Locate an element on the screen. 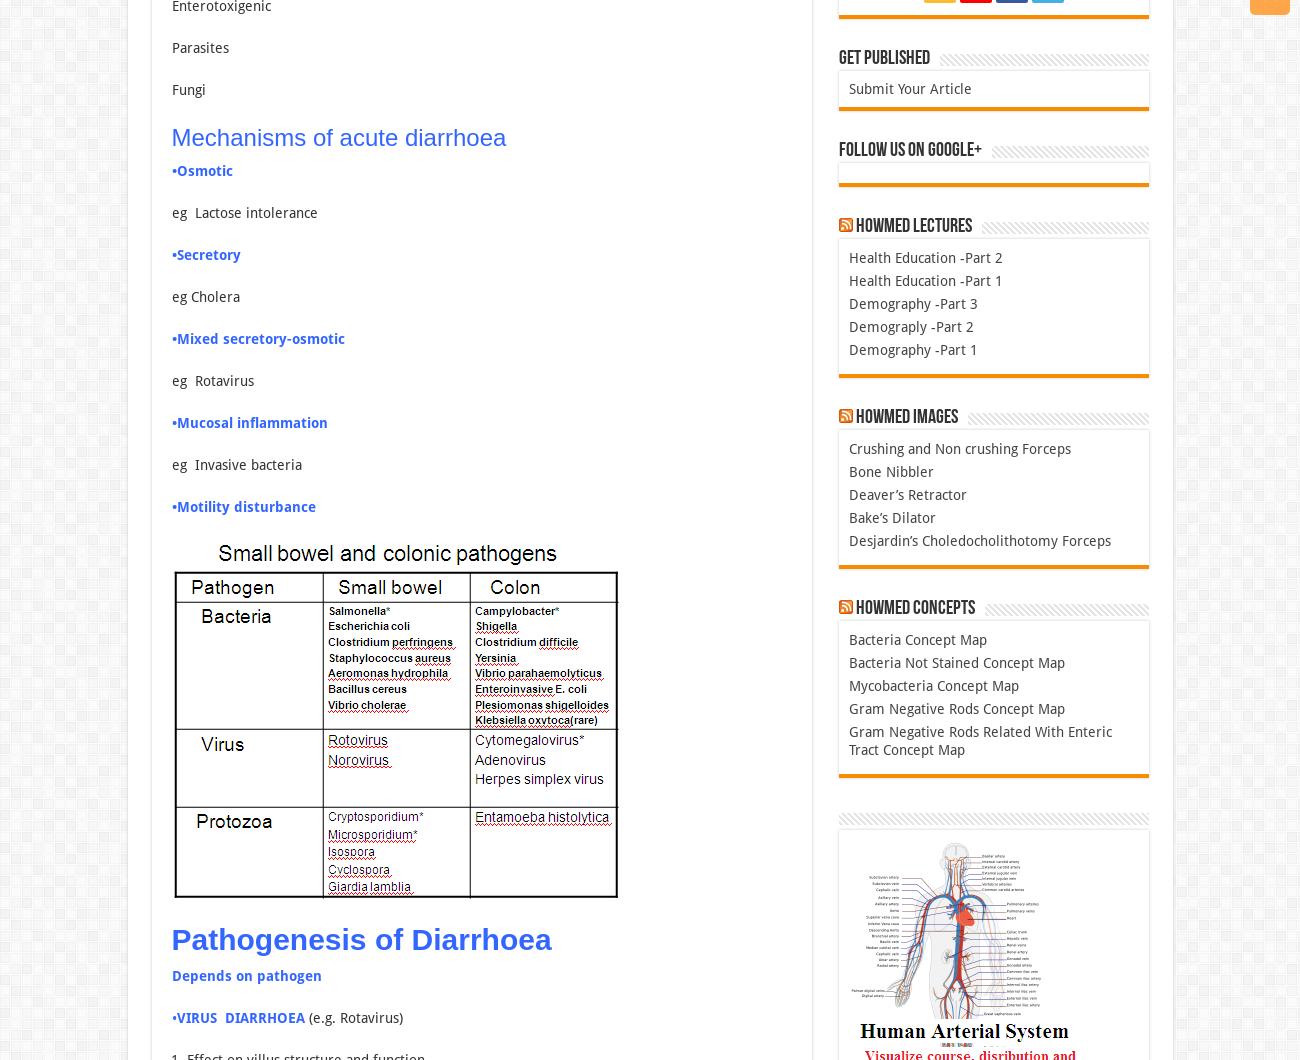 This screenshot has width=1300, height=1060. 'howMed Concepts' is located at coordinates (913, 608).